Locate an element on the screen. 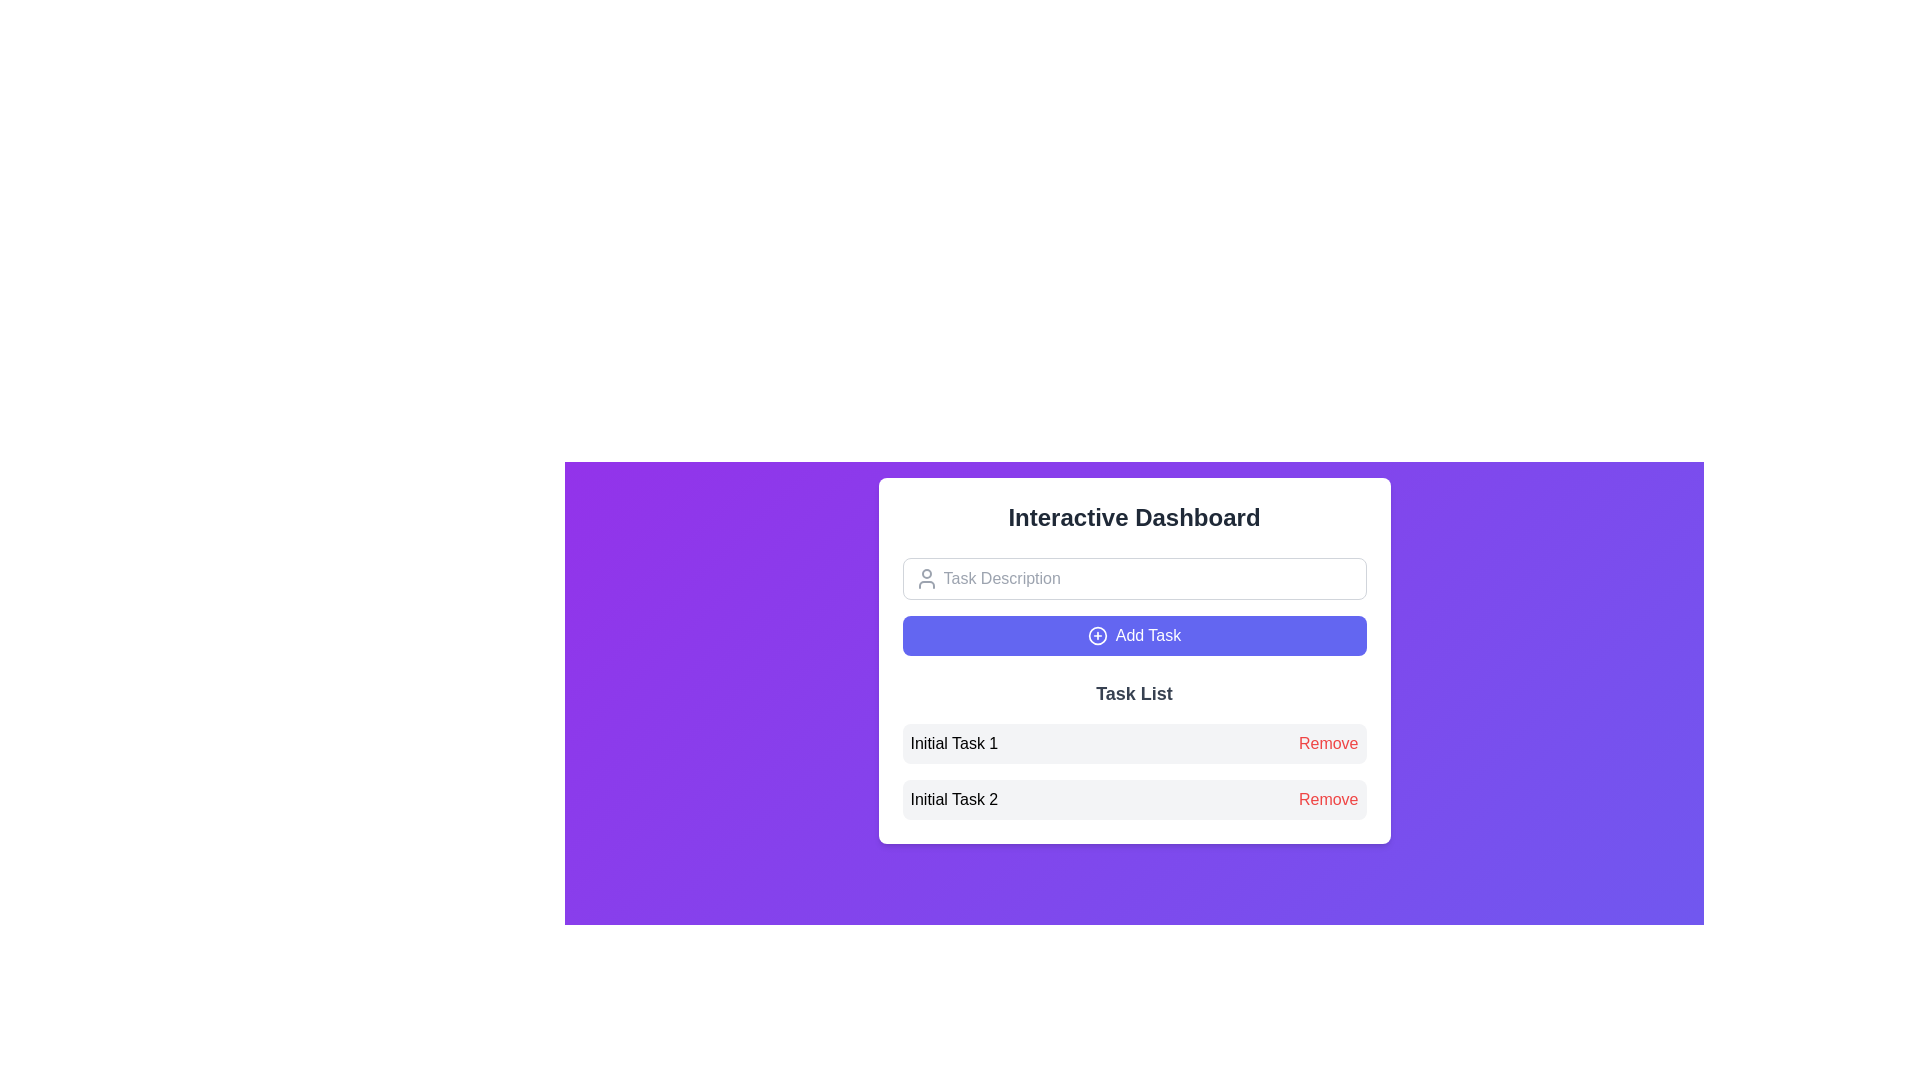 Image resolution: width=1920 pixels, height=1080 pixels. the 'Interactive Dashboard' text element, which is styled in bold and gray, located at the top of the panel above the 'Task Description' input field is located at coordinates (1134, 516).